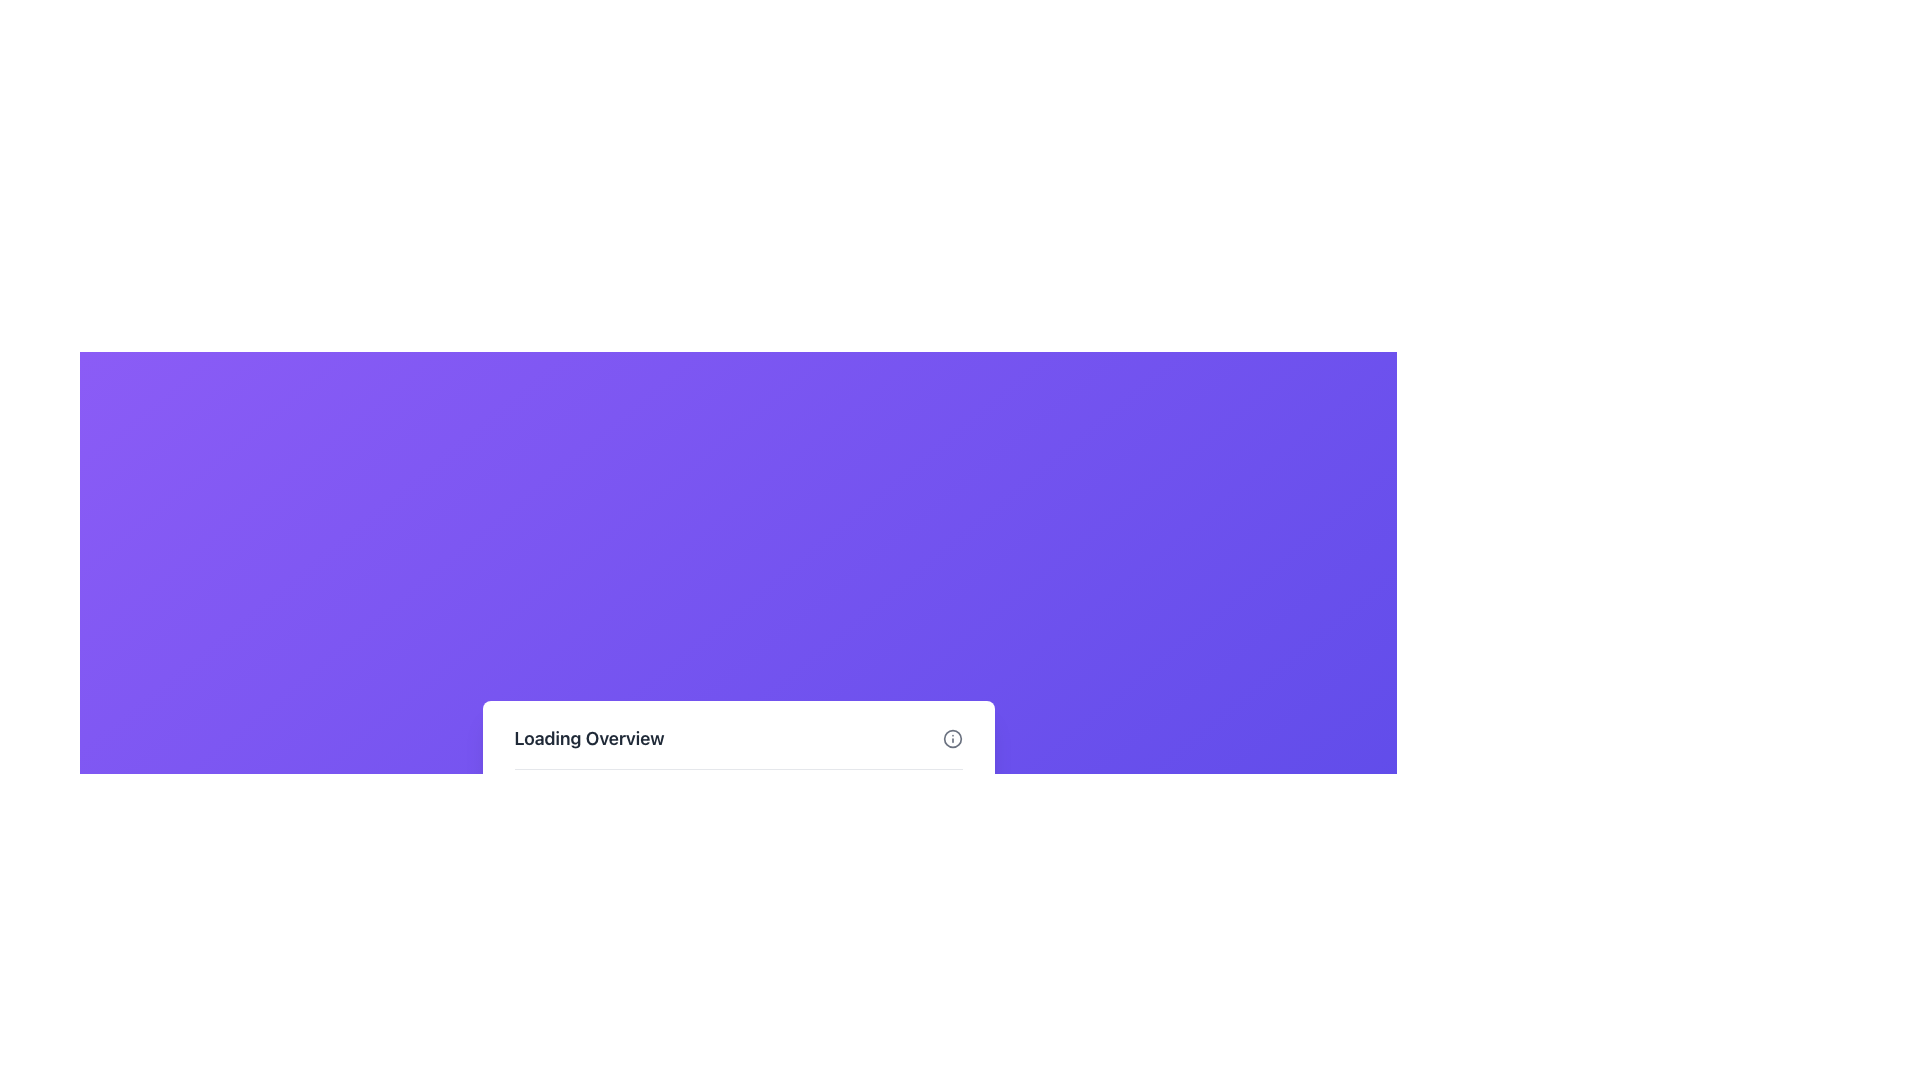 This screenshot has height=1080, width=1920. Describe the element at coordinates (951, 739) in the screenshot. I see `the graphical decoration (circle) within the SVG-based information icon located to the far right of the 'Loading Overview' card` at that location.